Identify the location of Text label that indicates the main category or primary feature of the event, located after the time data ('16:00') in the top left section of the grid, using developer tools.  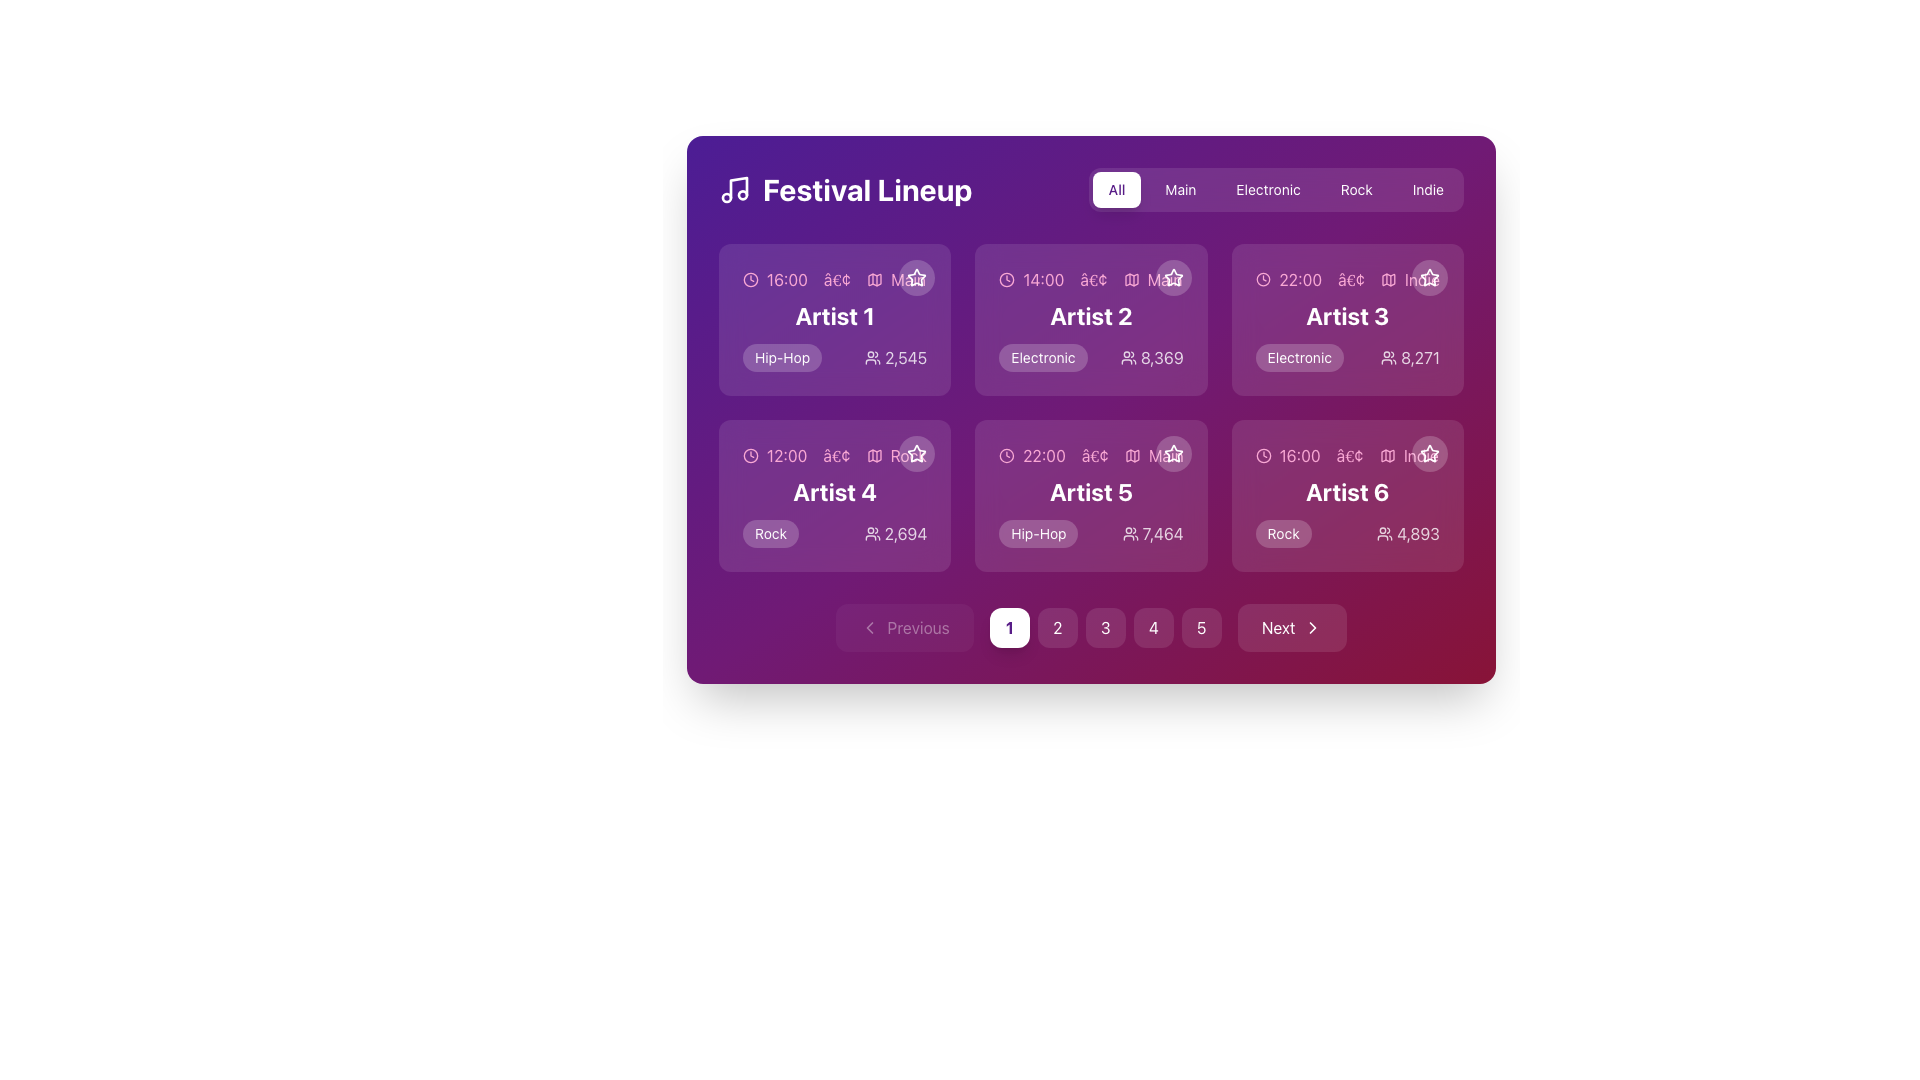
(907, 280).